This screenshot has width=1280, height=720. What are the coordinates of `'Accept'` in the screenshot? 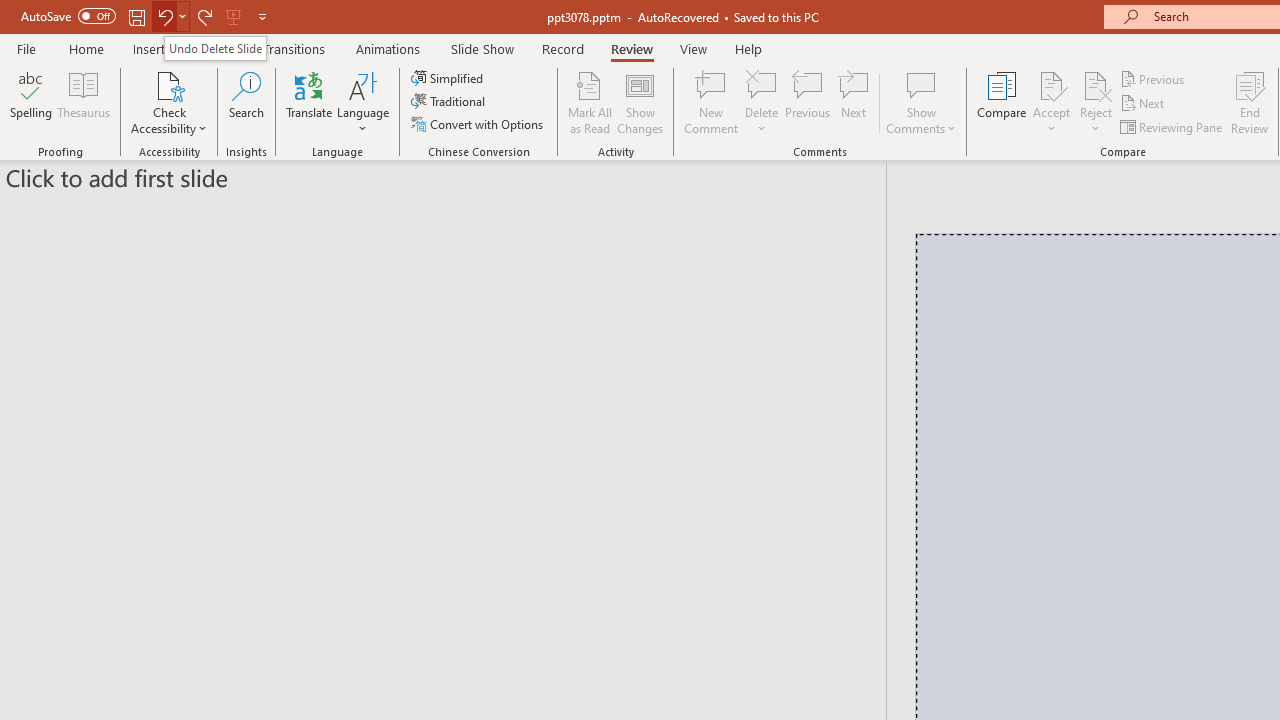 It's located at (1050, 103).